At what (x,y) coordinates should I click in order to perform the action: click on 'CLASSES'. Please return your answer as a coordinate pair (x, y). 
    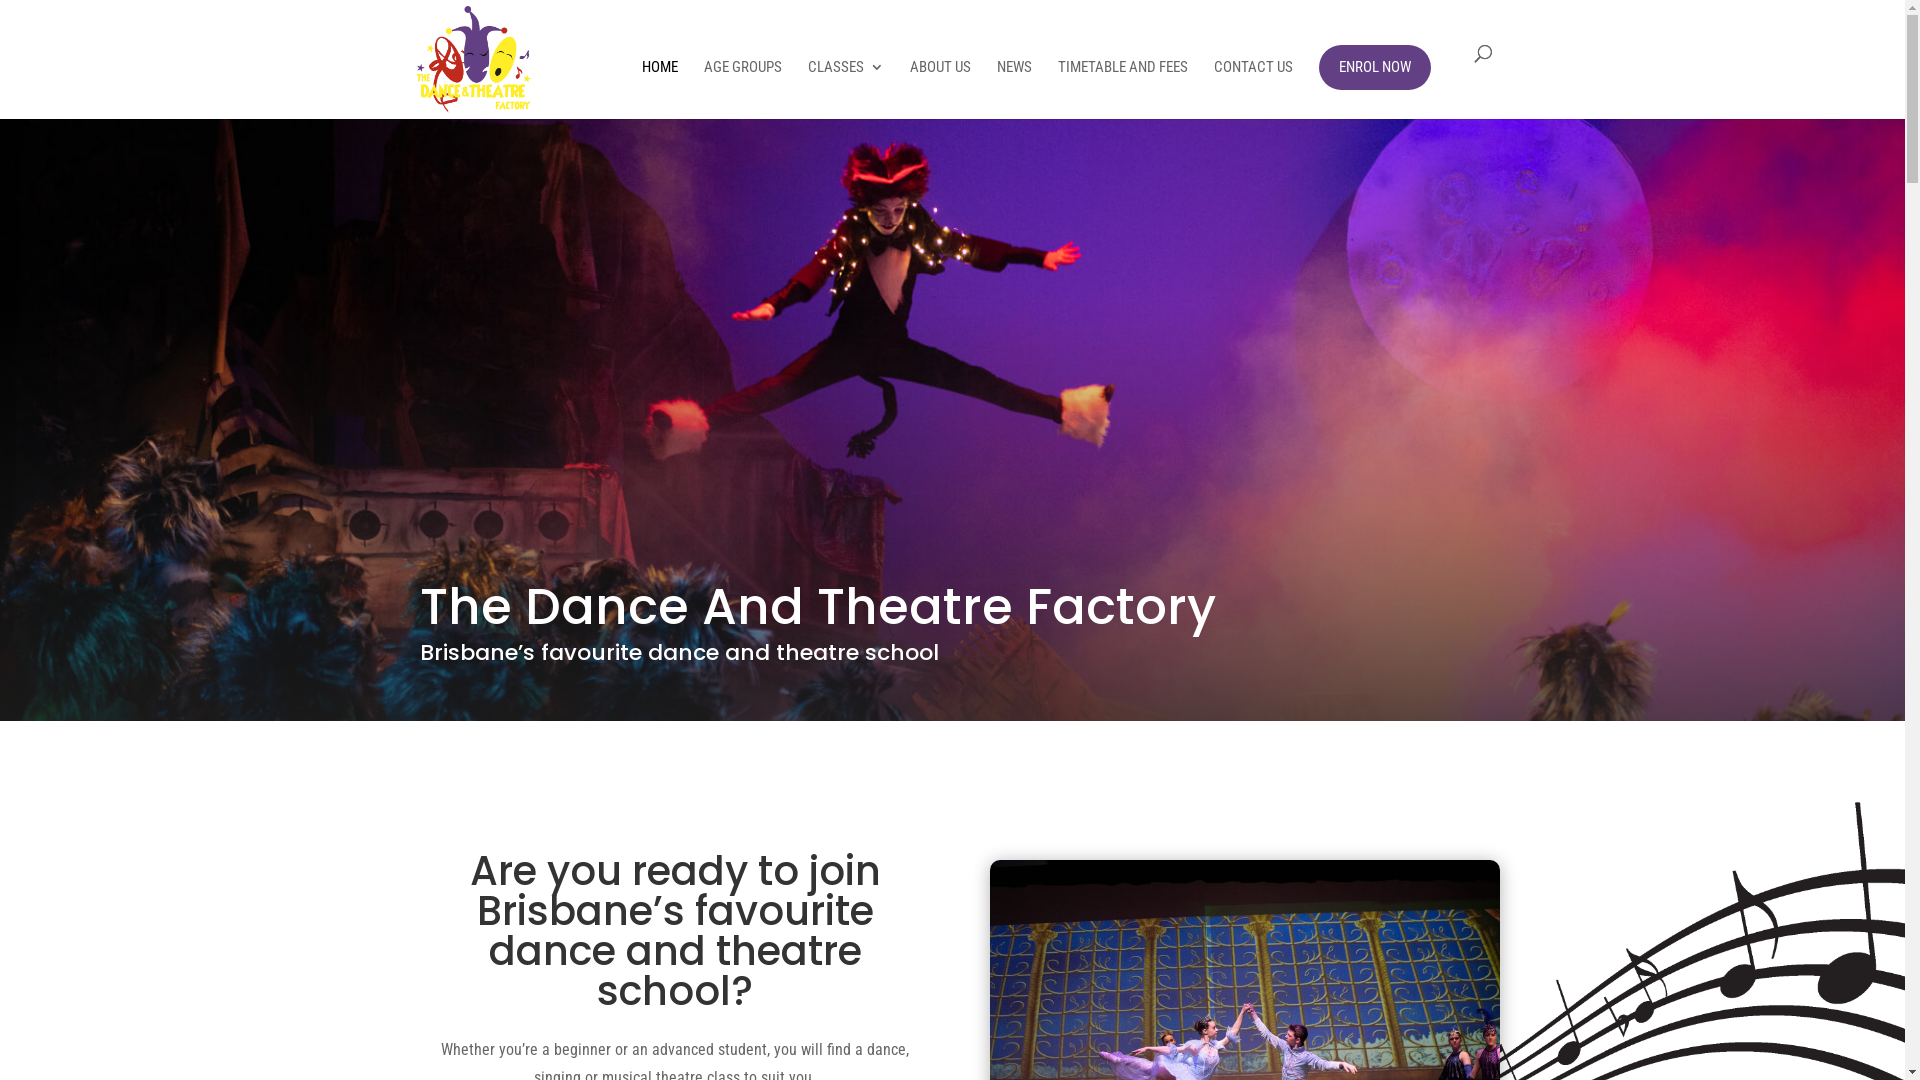
    Looking at the image, I should click on (845, 88).